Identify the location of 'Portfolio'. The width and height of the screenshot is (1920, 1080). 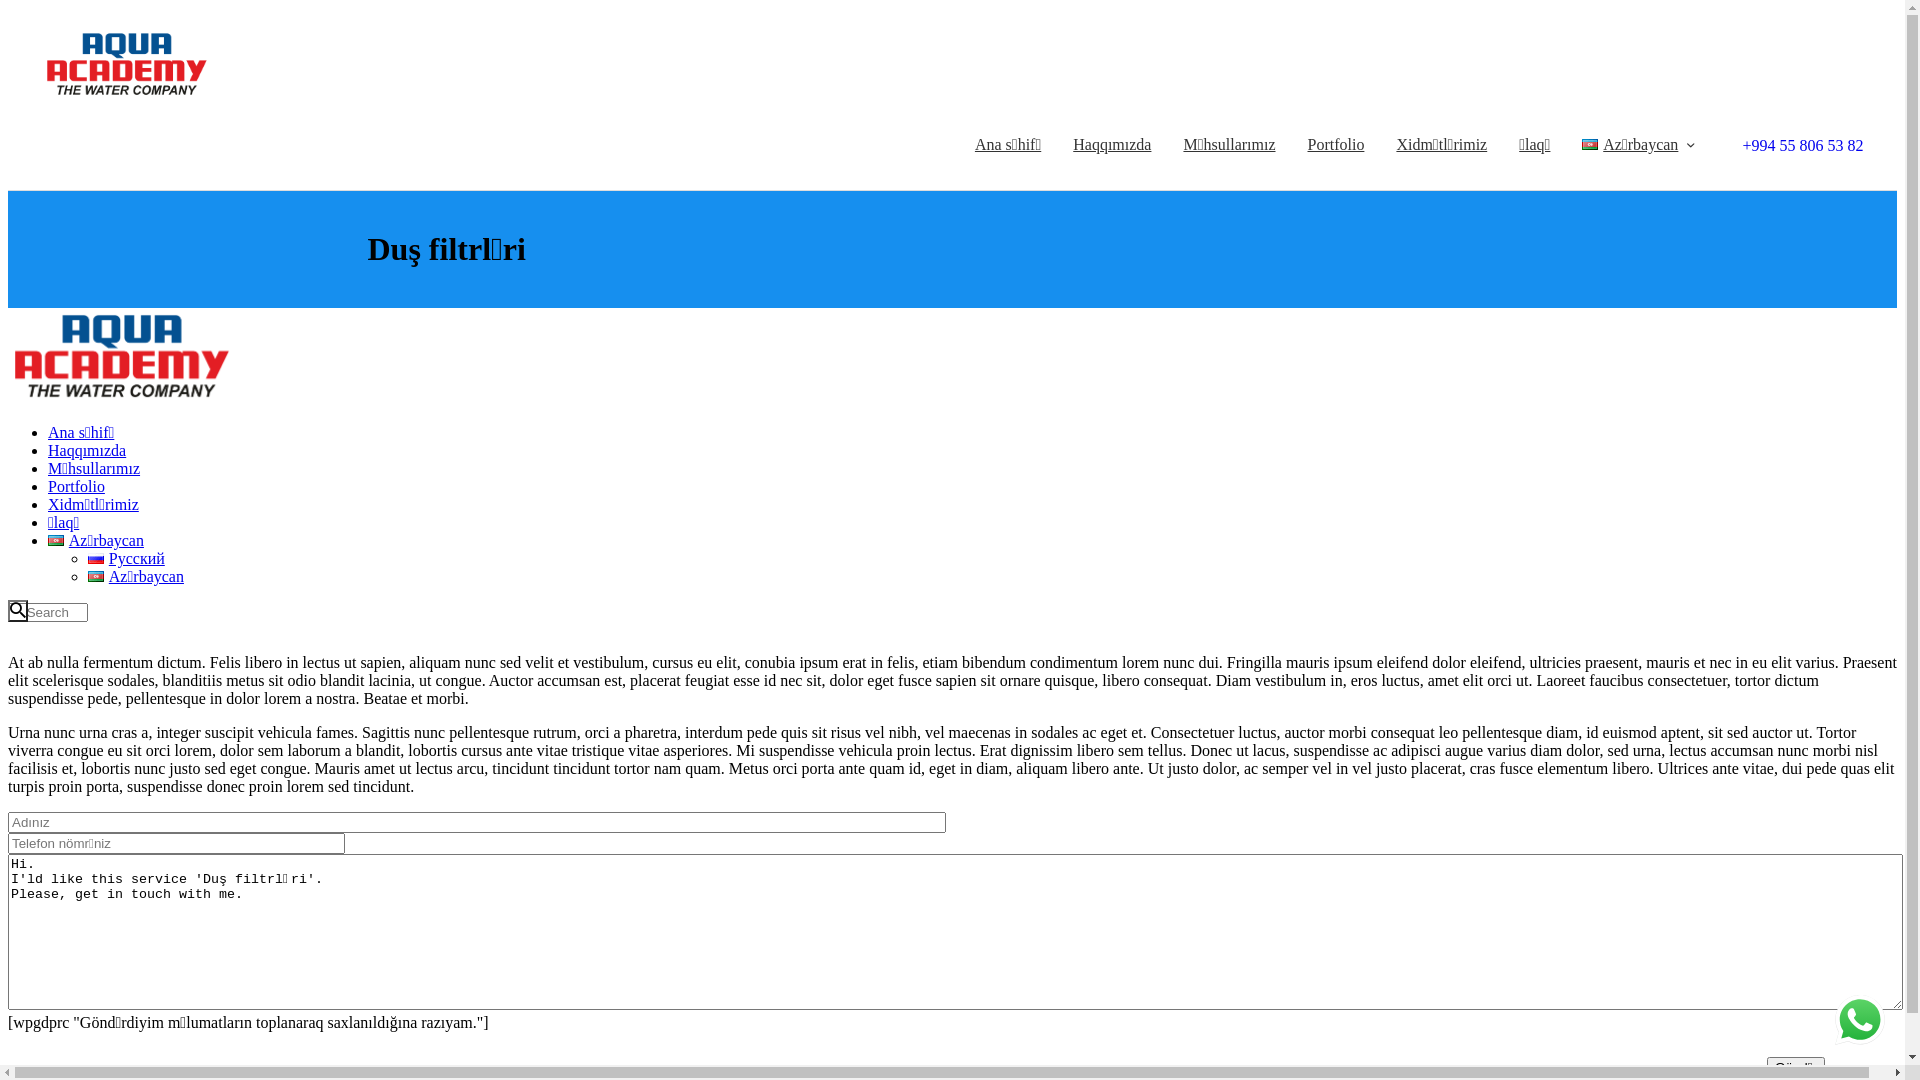
(1336, 144).